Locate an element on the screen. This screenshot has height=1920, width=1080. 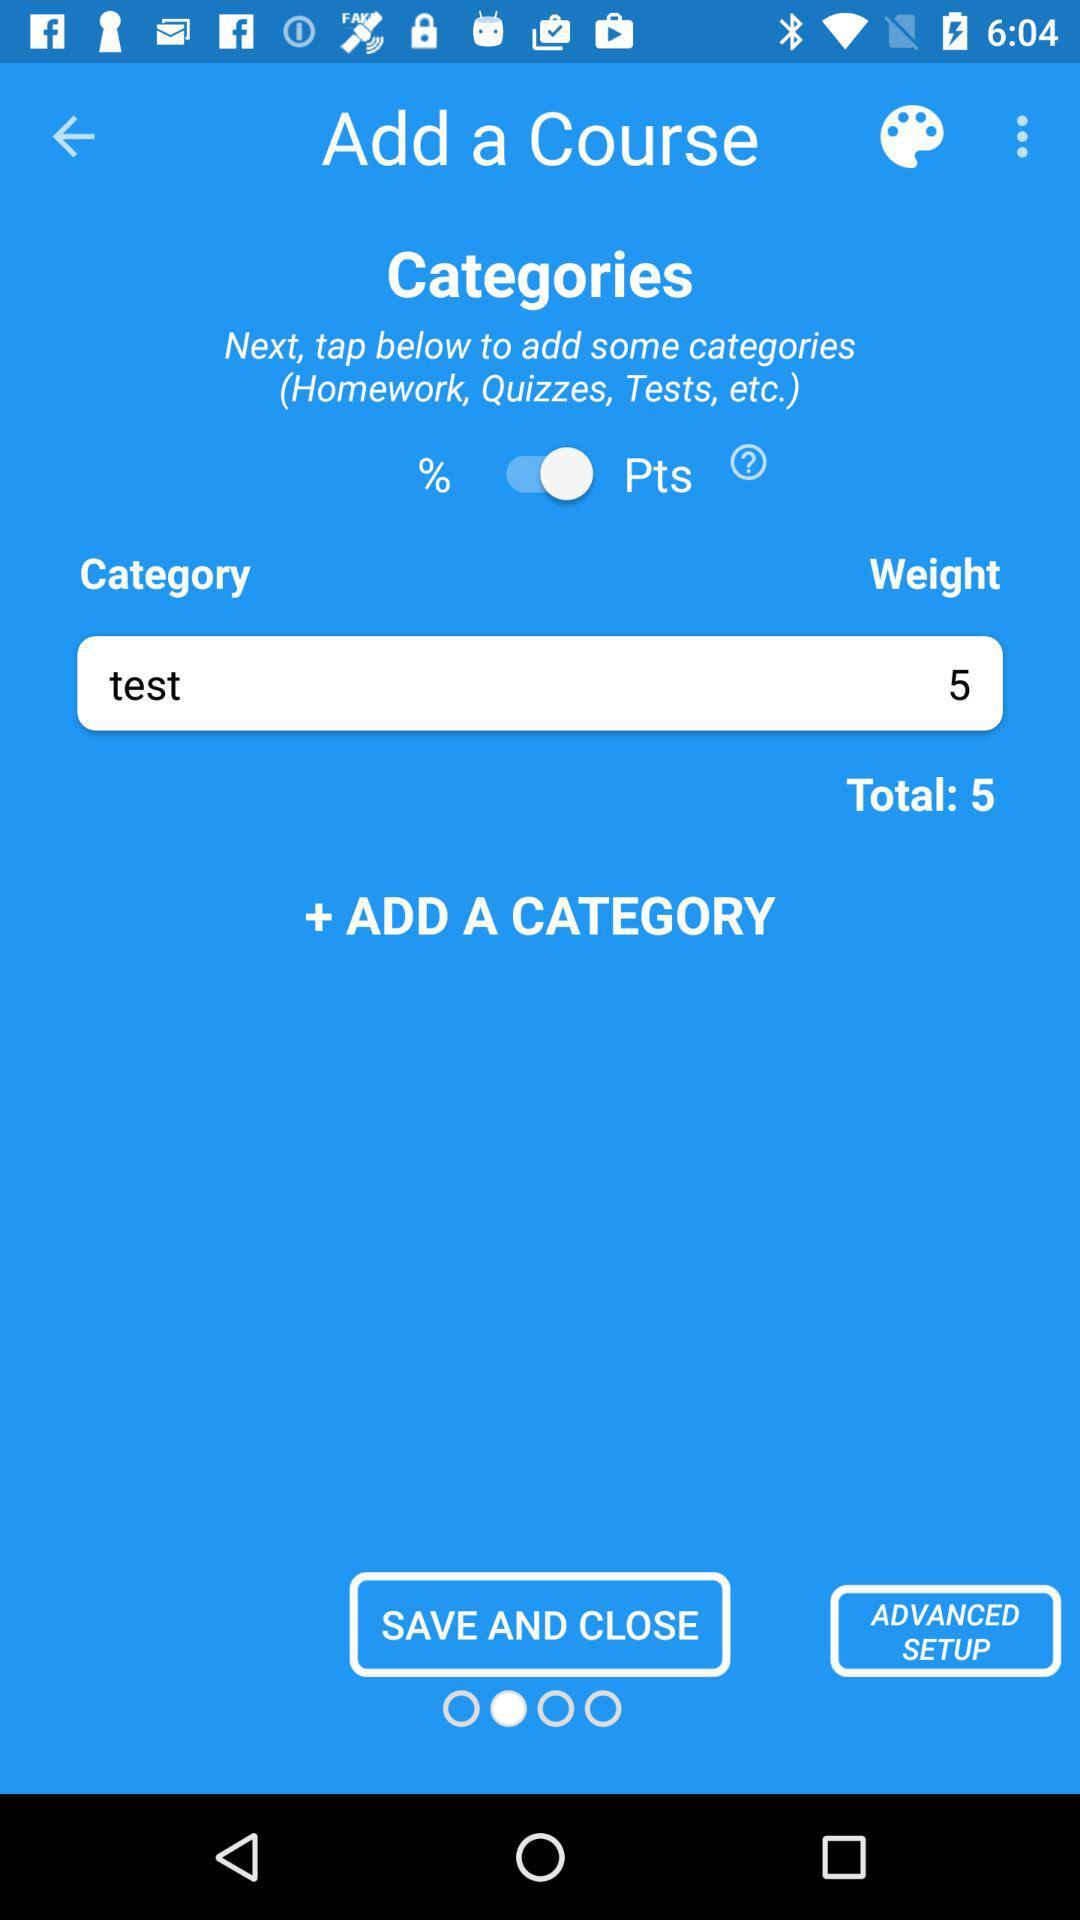
questions and faq for the site is located at coordinates (748, 460).